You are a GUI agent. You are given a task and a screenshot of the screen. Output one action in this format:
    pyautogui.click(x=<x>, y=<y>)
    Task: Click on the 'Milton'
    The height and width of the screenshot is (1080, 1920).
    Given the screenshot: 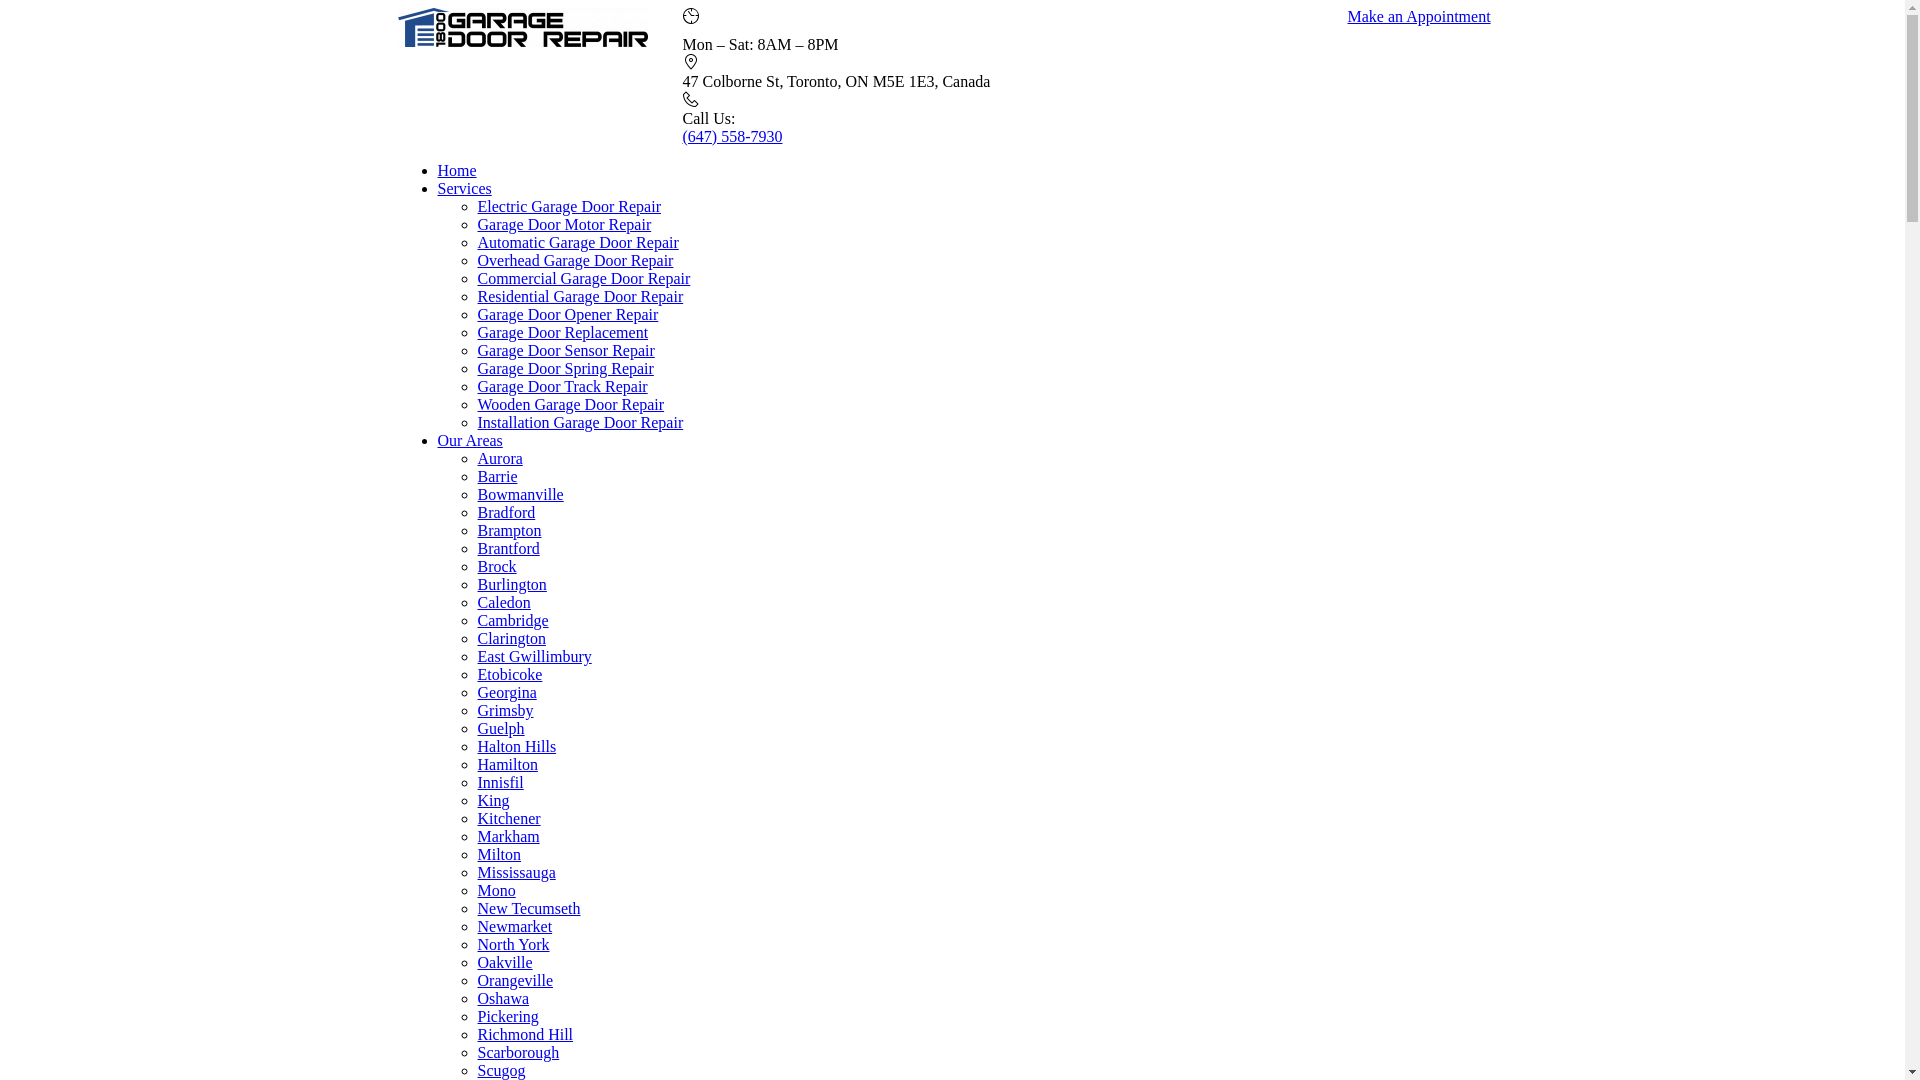 What is the action you would take?
    pyautogui.click(x=499, y=854)
    